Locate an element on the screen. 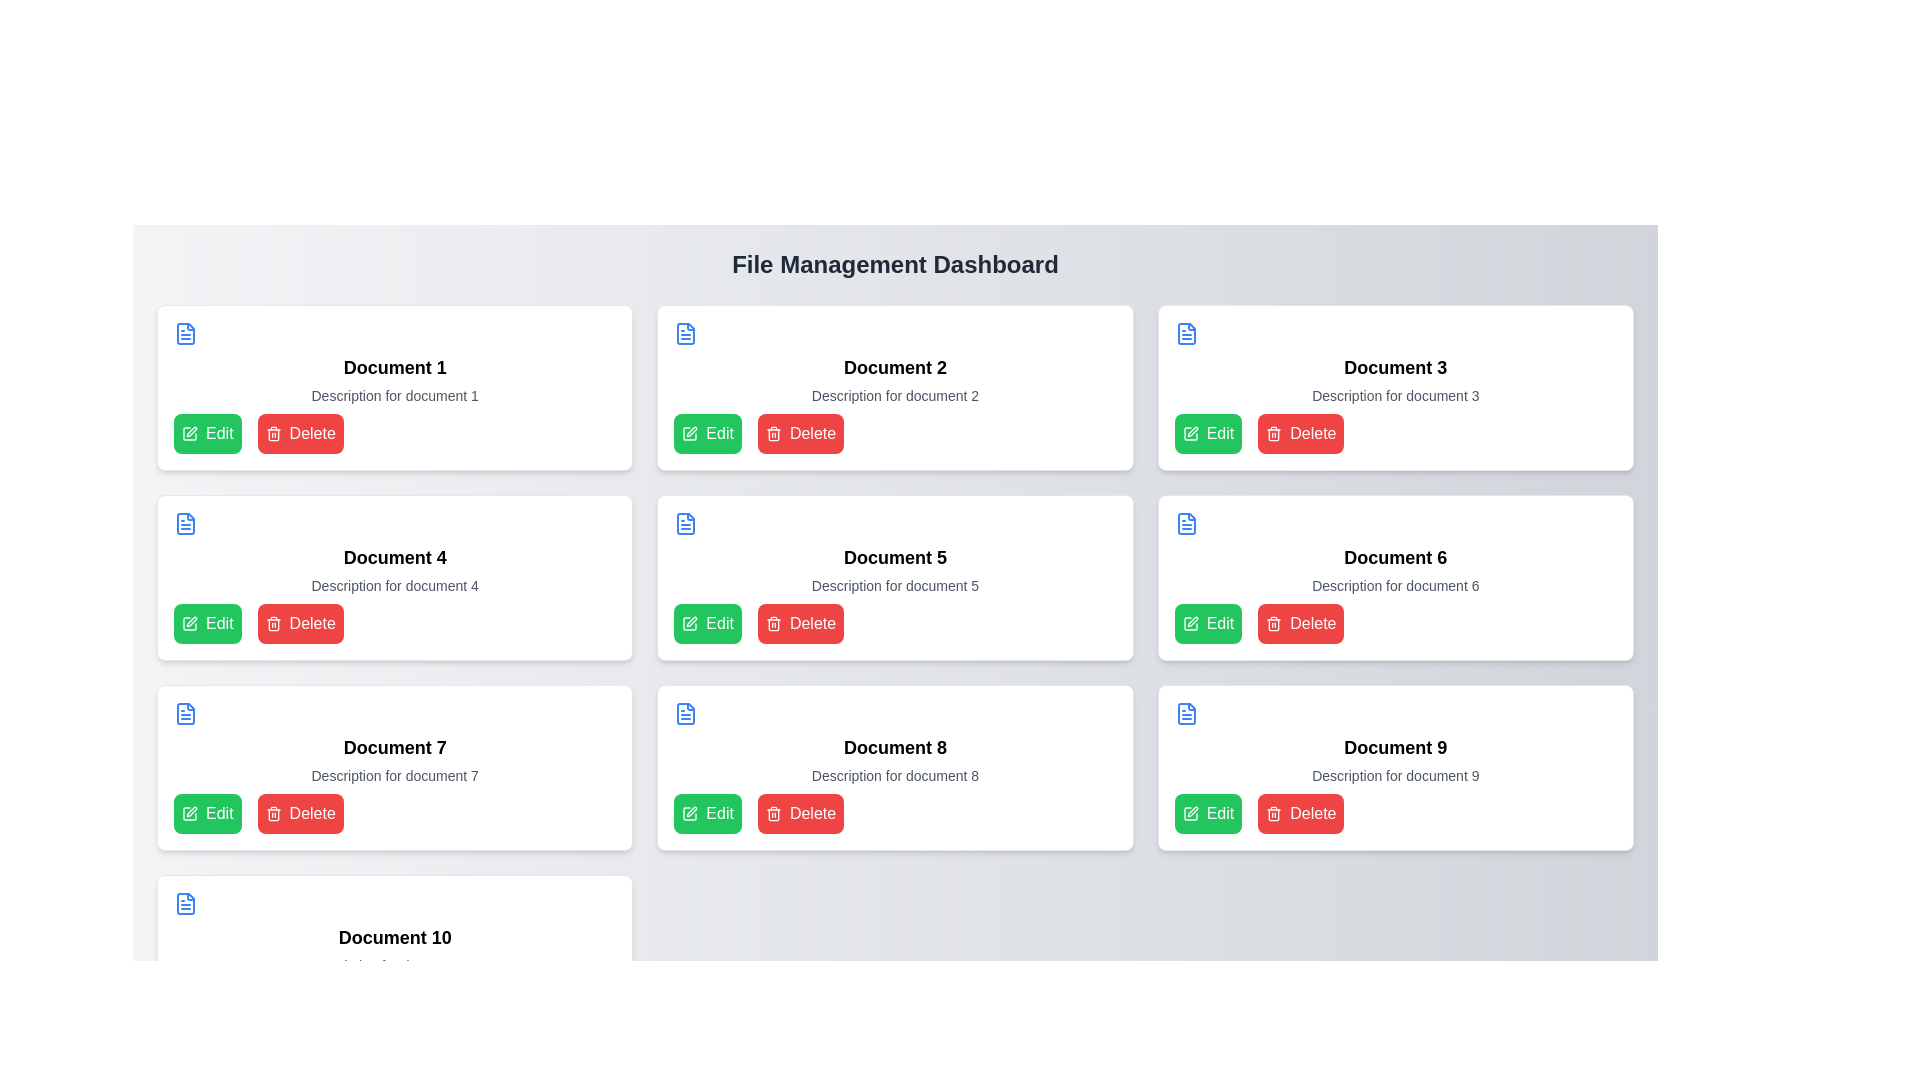 The image size is (1920, 1080). the pen icon with a square outline and a pen figure, which is part of the 'Edit' button on a document management card, located in the grid layout is located at coordinates (1190, 623).